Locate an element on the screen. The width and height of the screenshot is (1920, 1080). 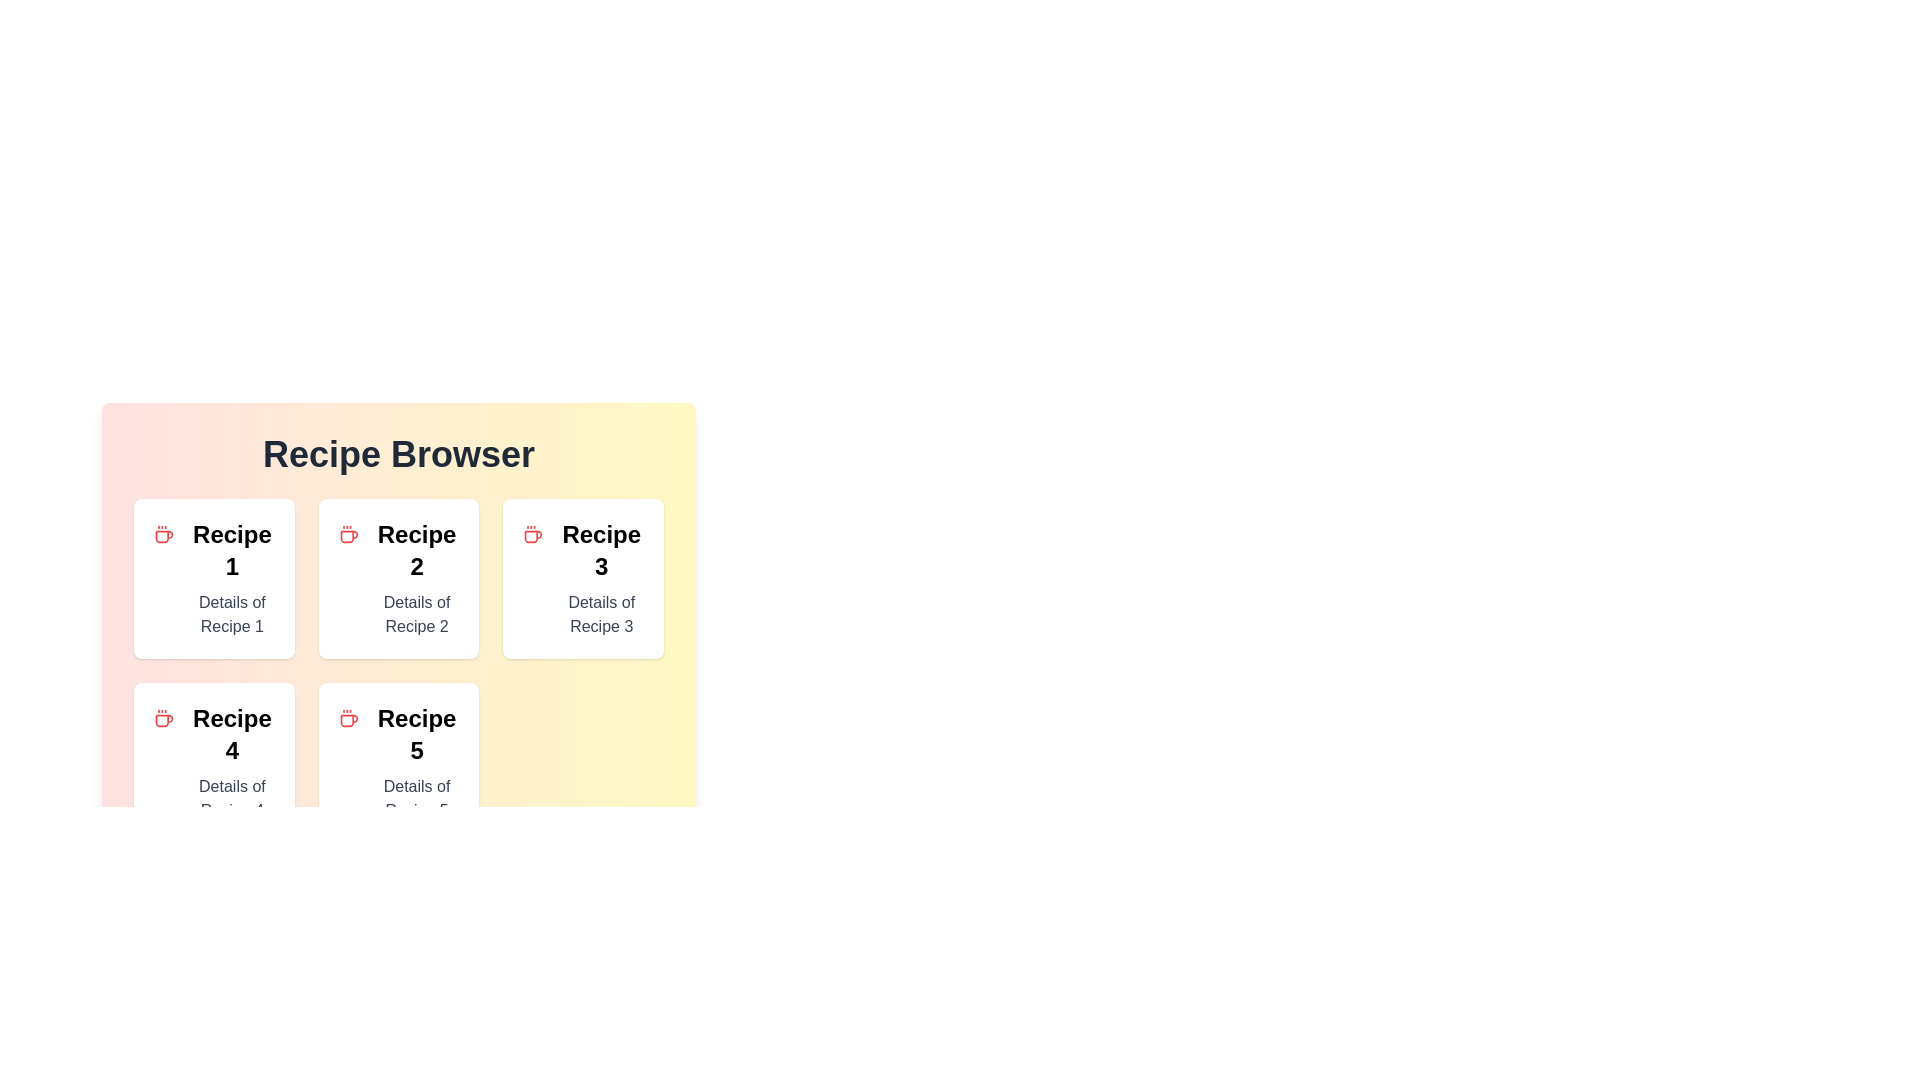
the clickable card labeled 'Recipe 2' in the second position from the left in the top row of the grid under 'Recipe Browser' is located at coordinates (416, 578).